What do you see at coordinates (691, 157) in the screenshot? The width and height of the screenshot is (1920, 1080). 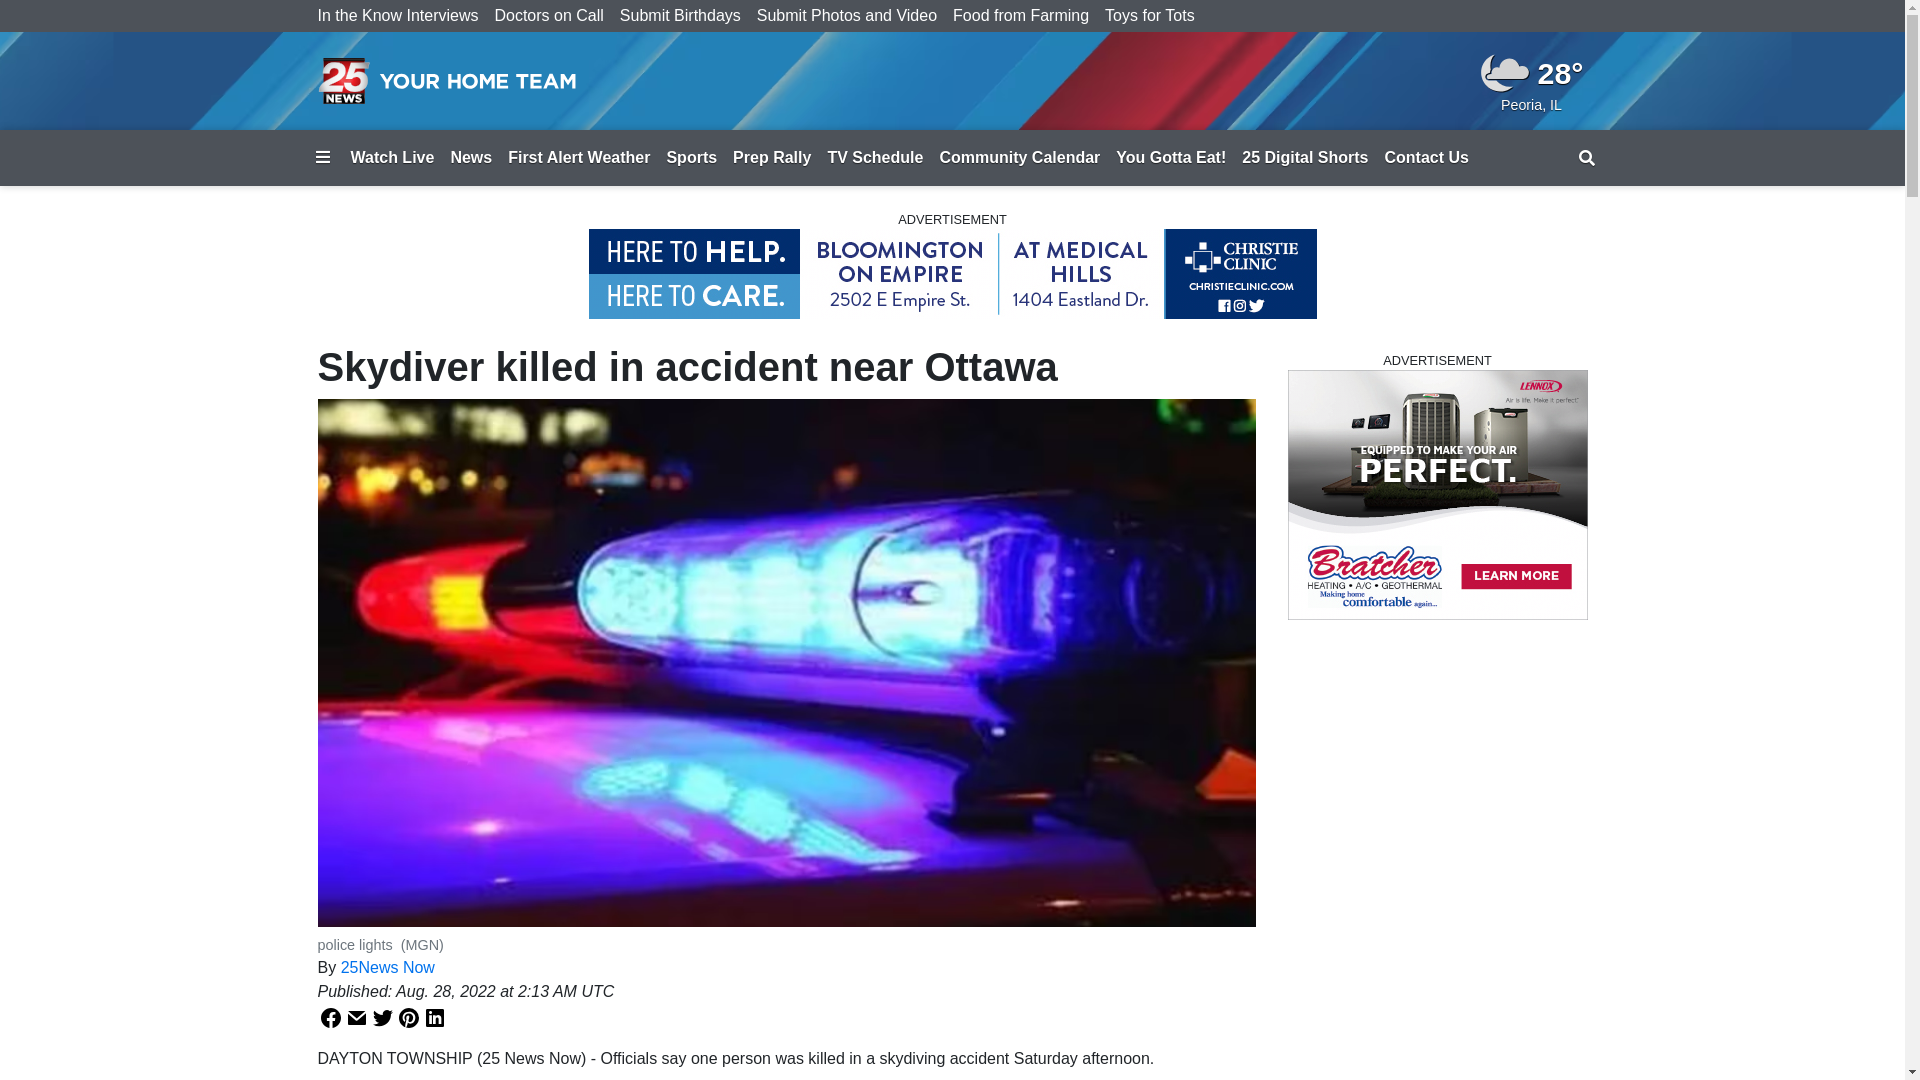 I see `'Sports'` at bounding box center [691, 157].